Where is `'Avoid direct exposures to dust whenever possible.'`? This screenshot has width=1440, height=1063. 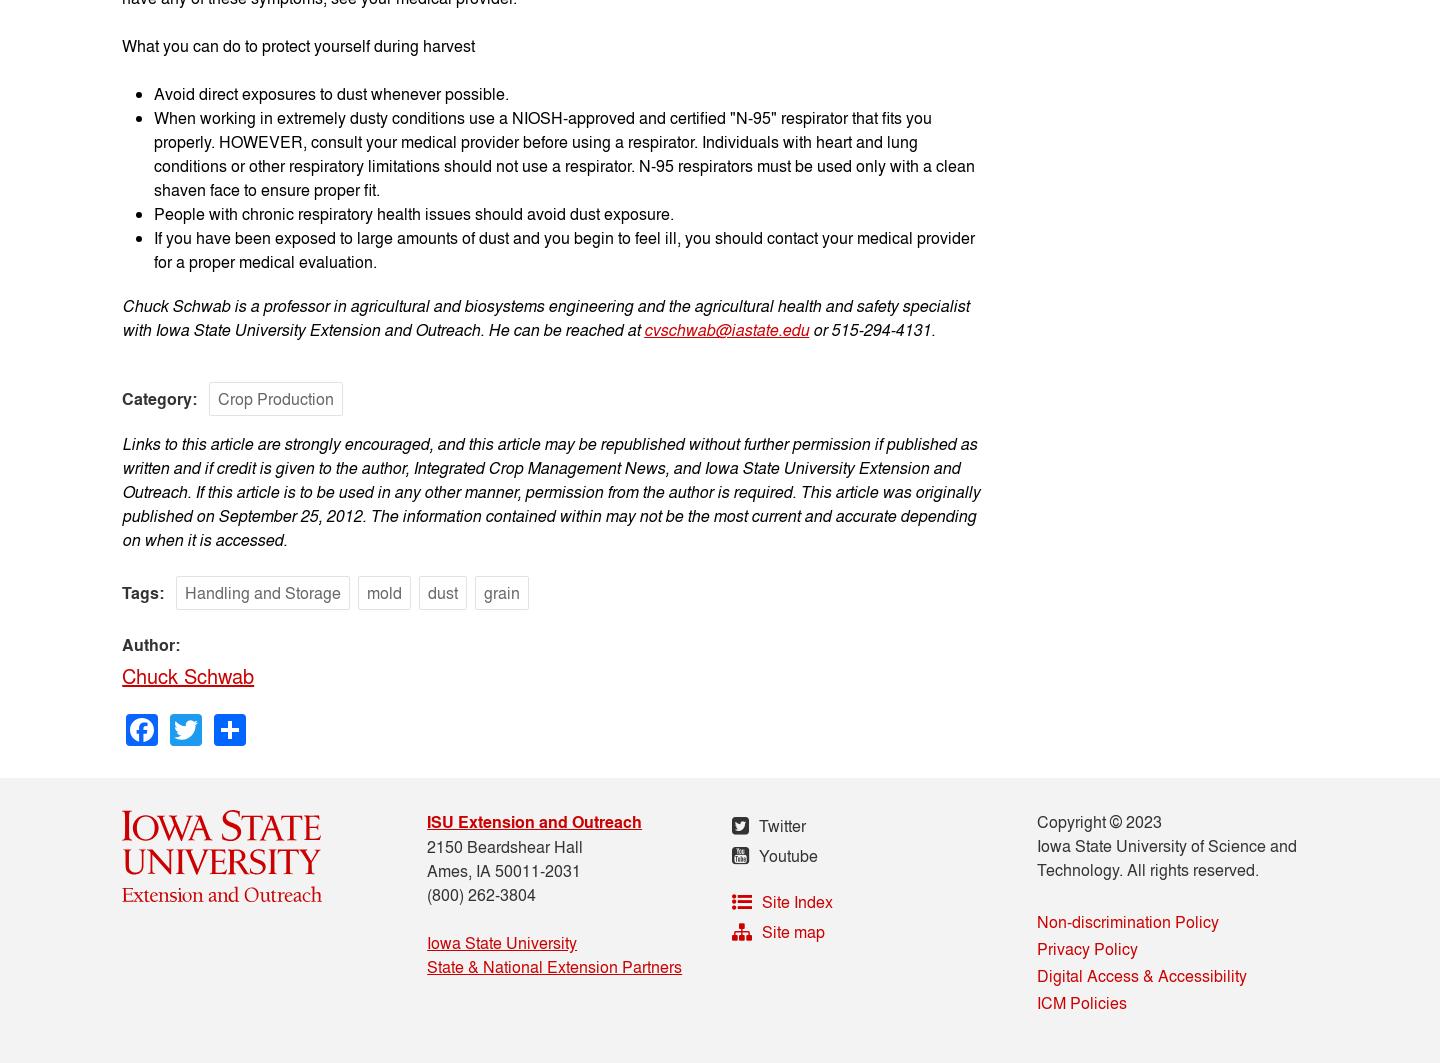 'Avoid direct exposures to dust whenever possible.' is located at coordinates (331, 93).